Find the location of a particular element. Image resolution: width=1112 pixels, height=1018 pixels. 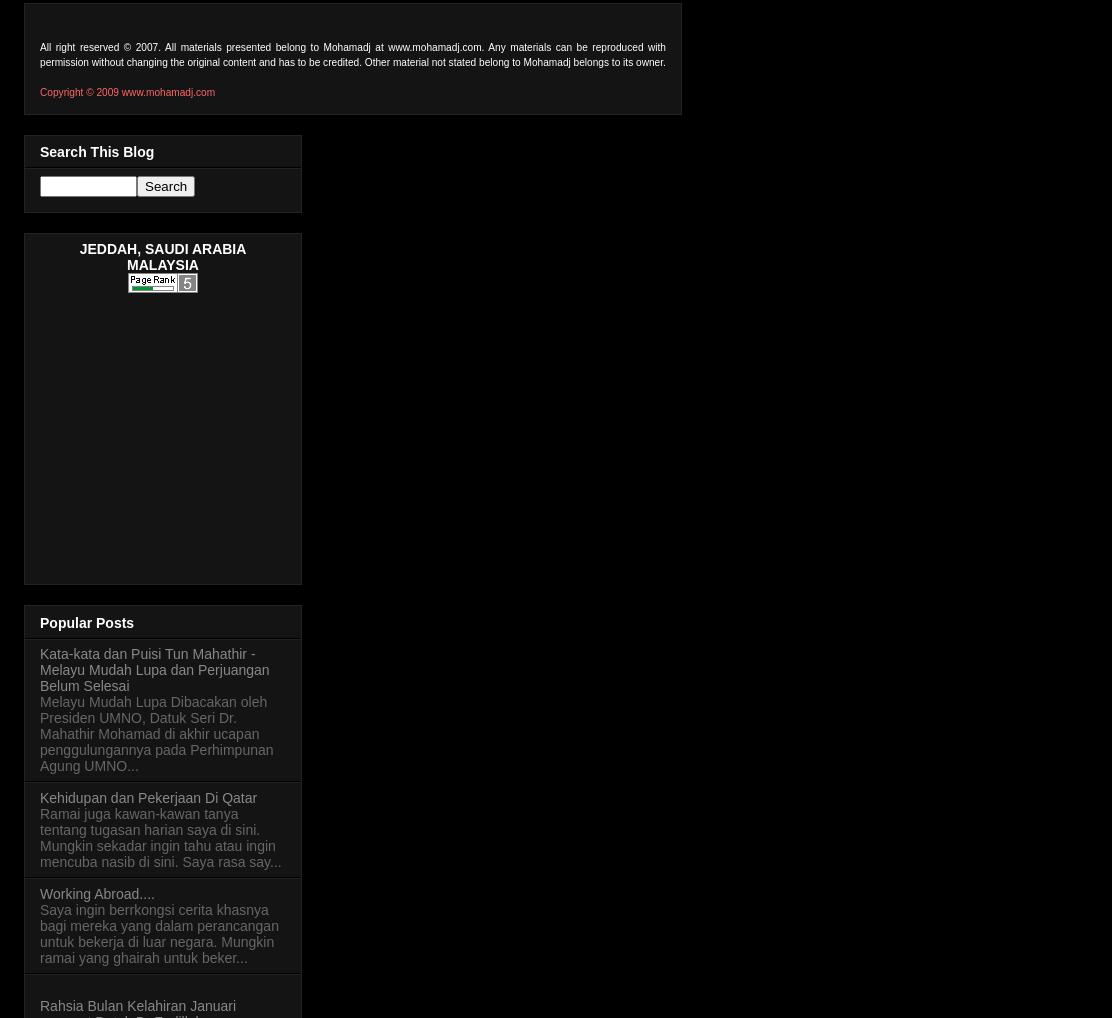

'Popular Posts' is located at coordinates (85, 620).